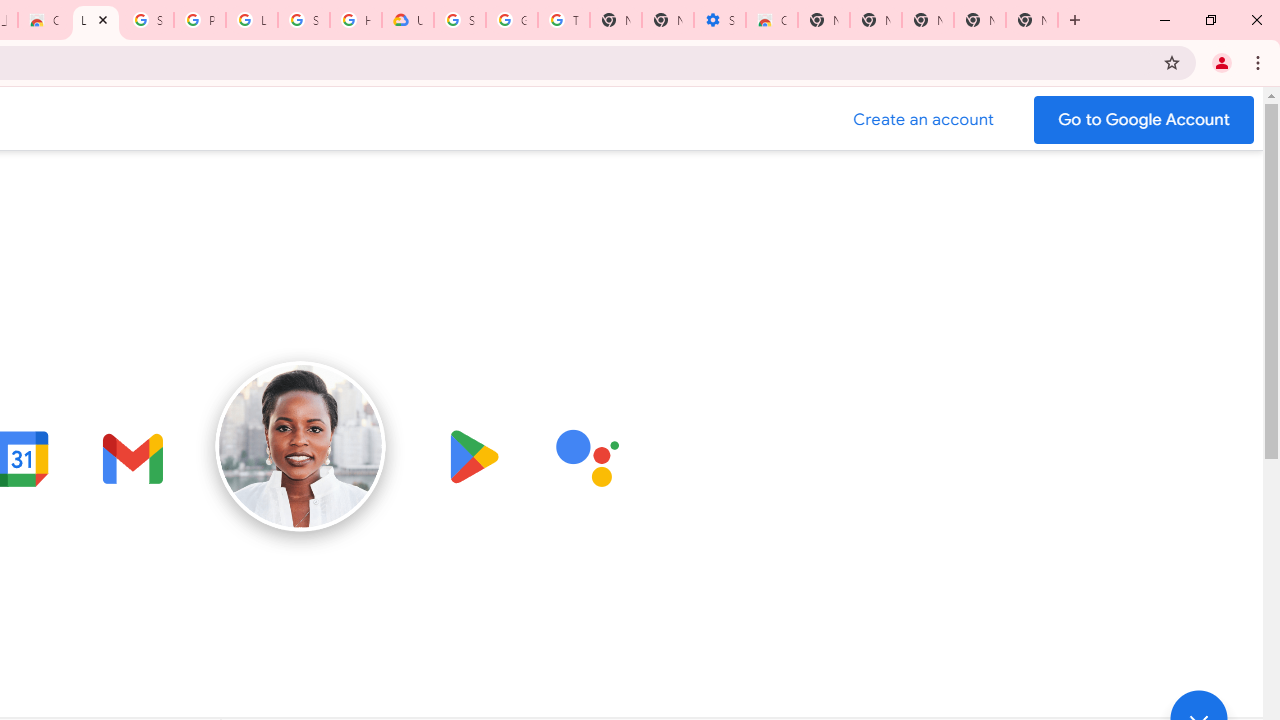 This screenshot has width=1280, height=720. What do you see at coordinates (1165, 20) in the screenshot?
I see `'Minimize'` at bounding box center [1165, 20].